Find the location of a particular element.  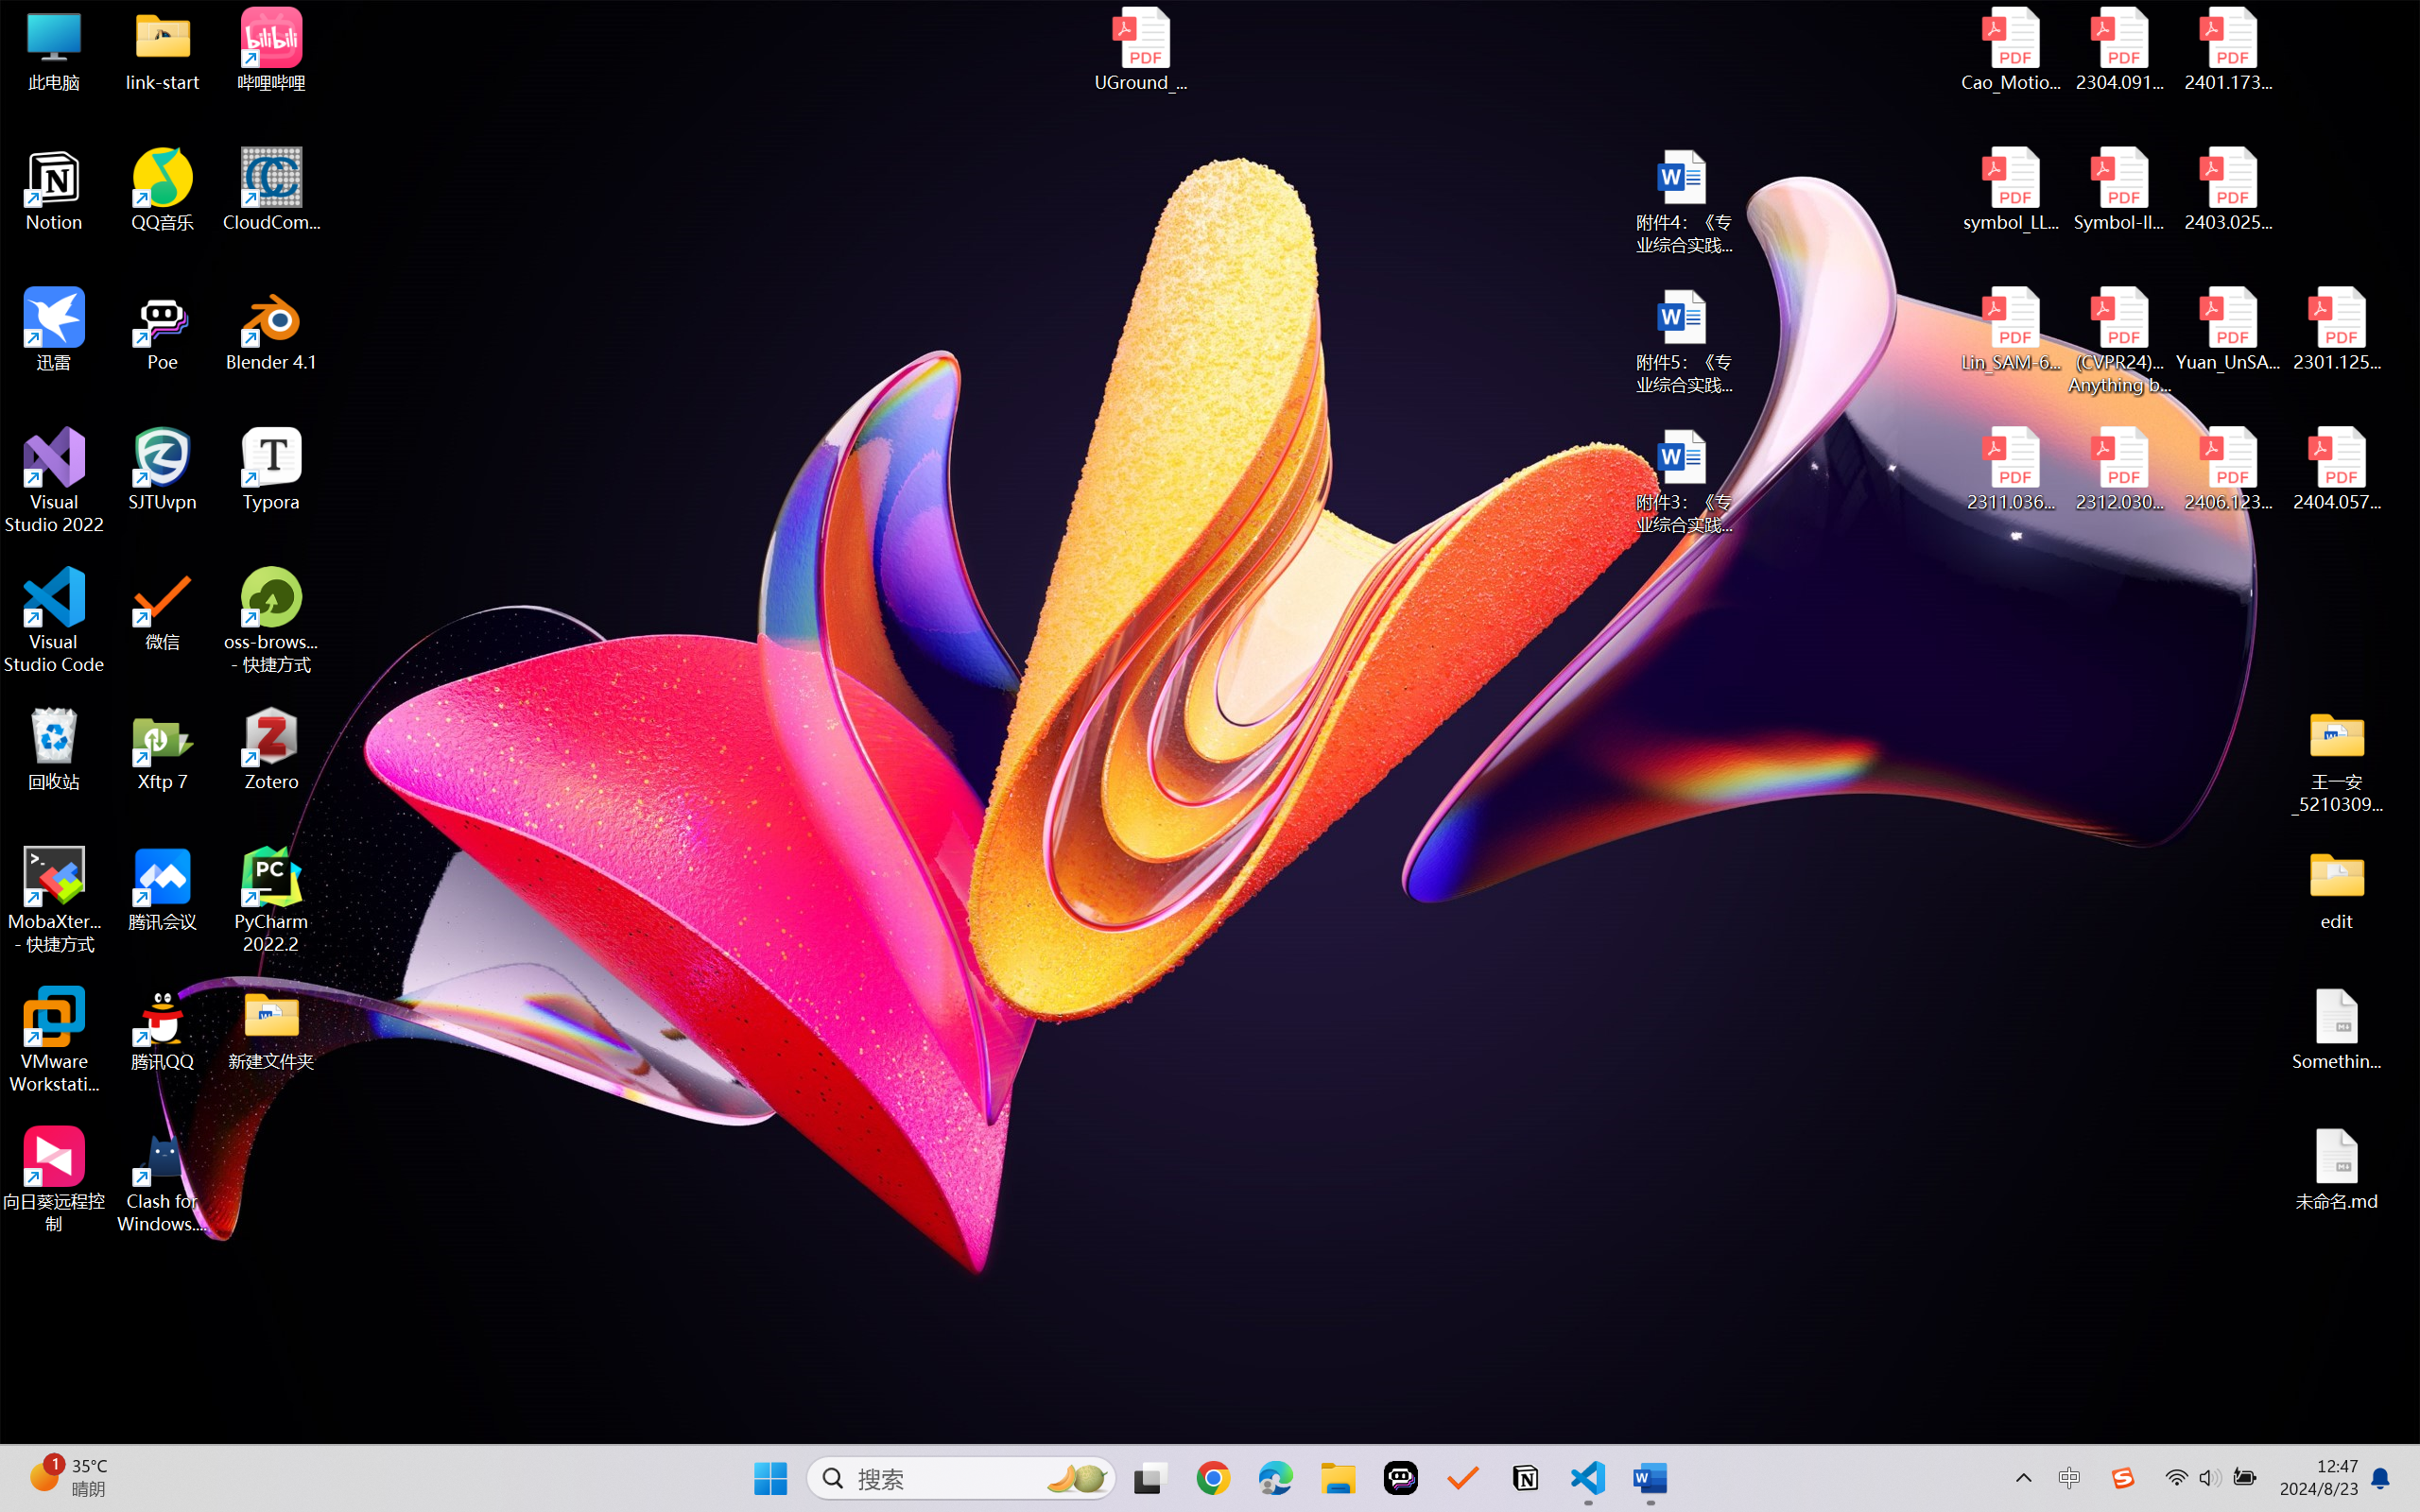

'2406.12373v2.pdf' is located at coordinates (2226, 469).